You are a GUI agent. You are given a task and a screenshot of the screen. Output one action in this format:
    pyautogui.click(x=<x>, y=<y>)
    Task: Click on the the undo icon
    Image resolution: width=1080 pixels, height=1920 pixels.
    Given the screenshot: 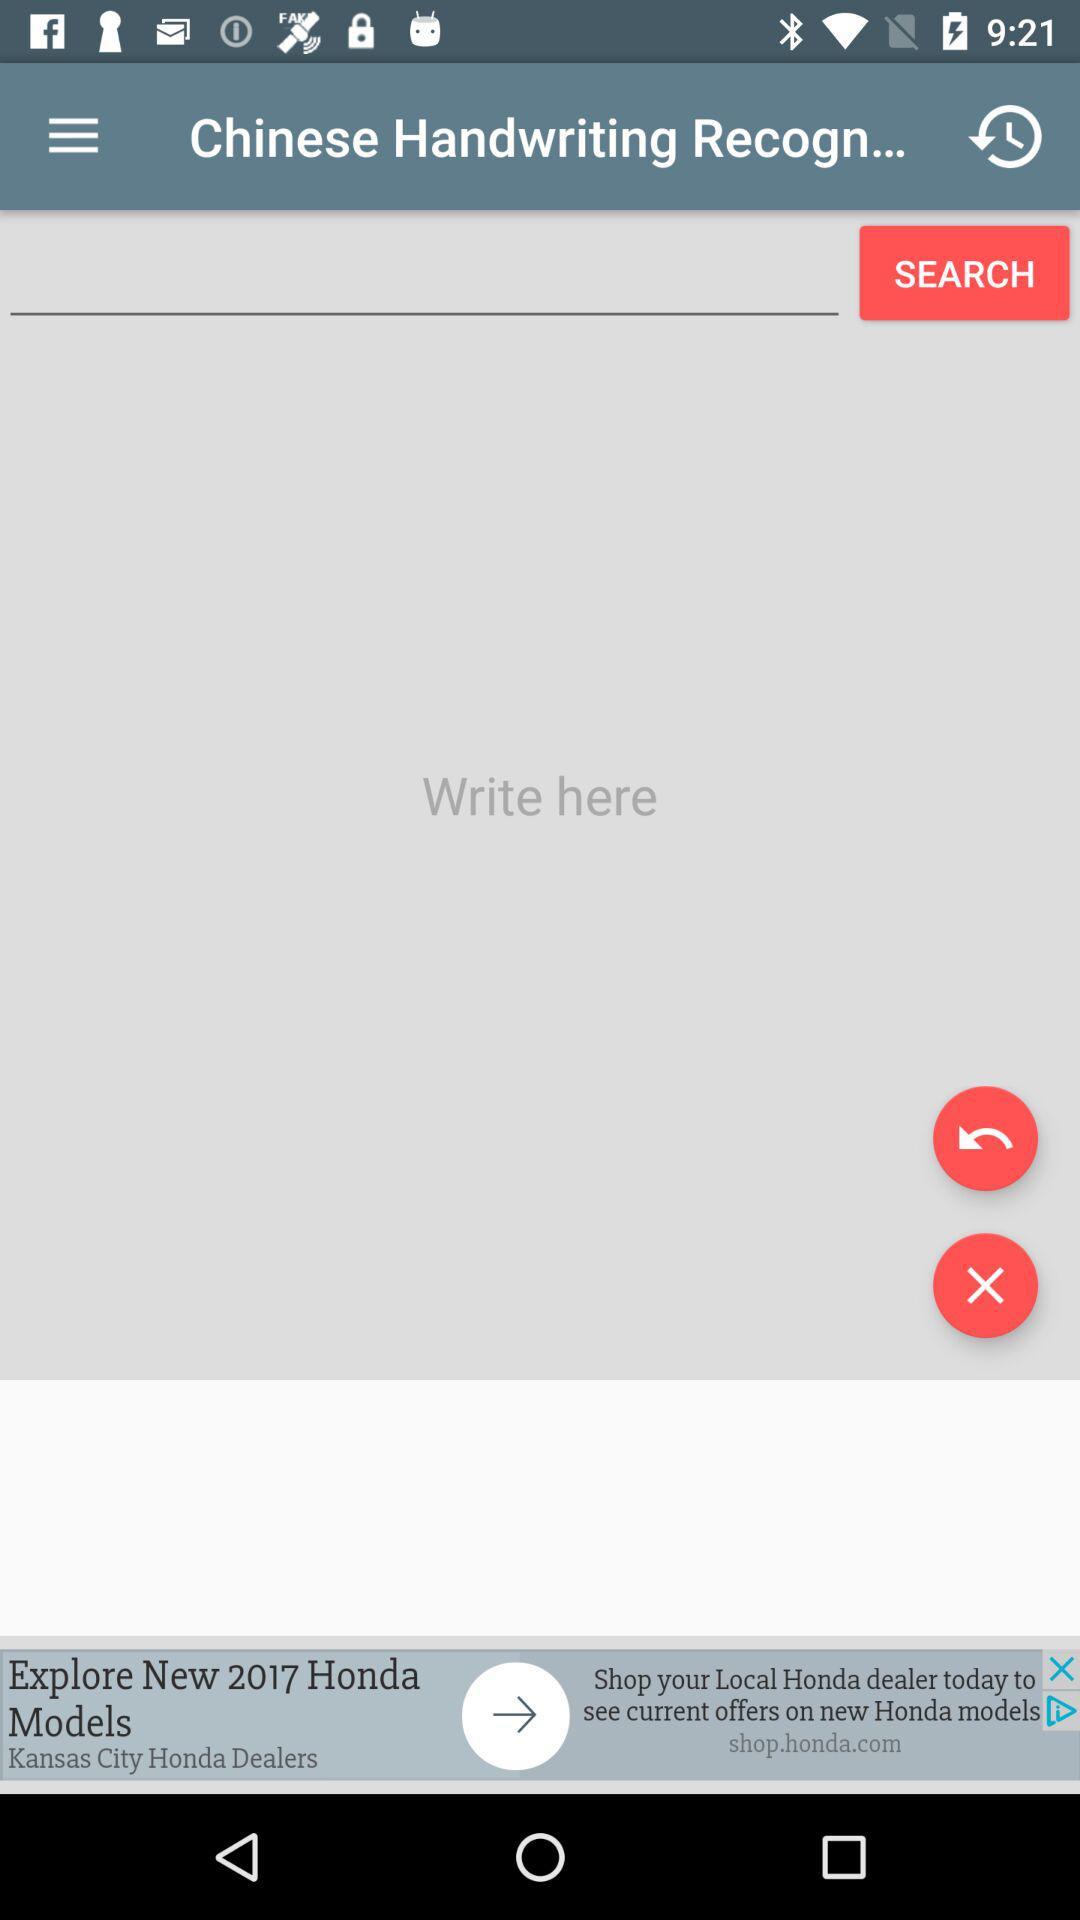 What is the action you would take?
    pyautogui.click(x=984, y=1138)
    